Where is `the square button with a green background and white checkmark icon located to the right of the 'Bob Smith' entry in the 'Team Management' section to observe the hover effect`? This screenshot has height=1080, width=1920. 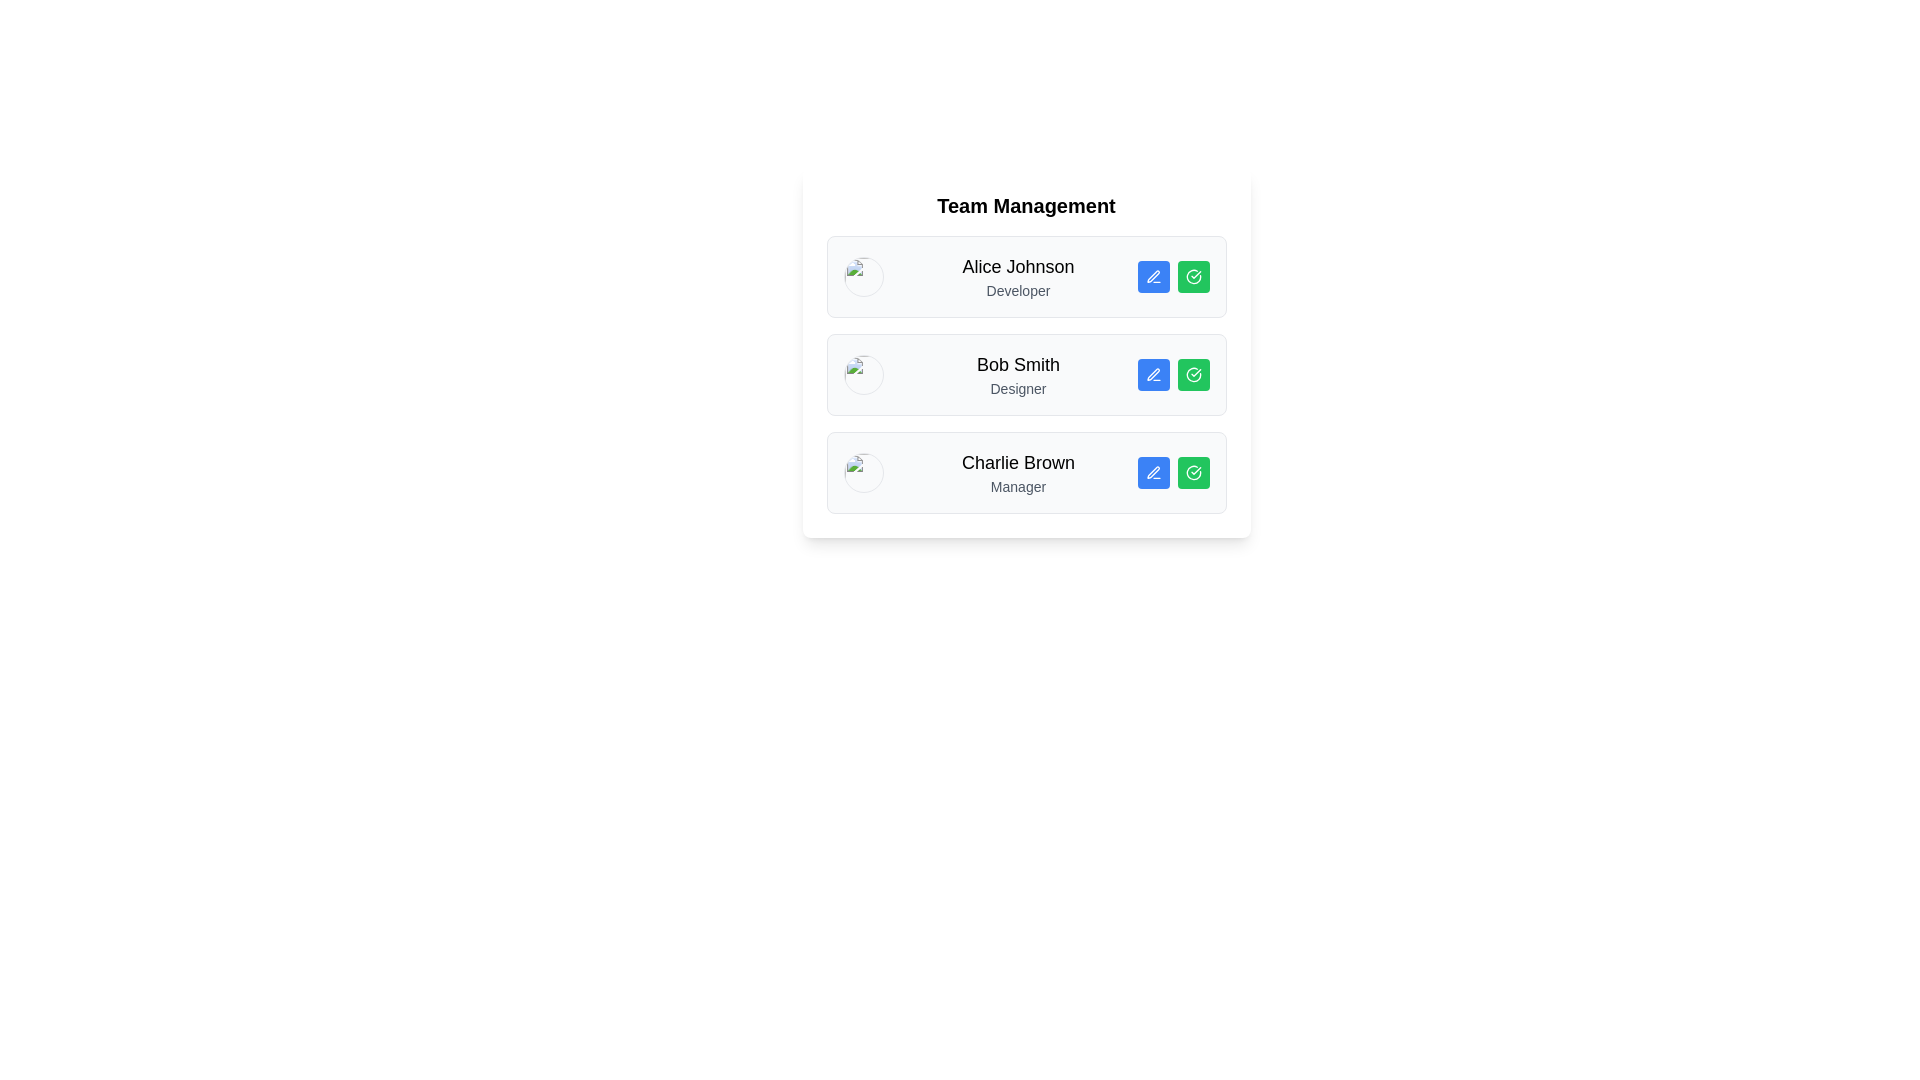
the square button with a green background and white checkmark icon located to the right of the 'Bob Smith' entry in the 'Team Management' section to observe the hover effect is located at coordinates (1193, 374).